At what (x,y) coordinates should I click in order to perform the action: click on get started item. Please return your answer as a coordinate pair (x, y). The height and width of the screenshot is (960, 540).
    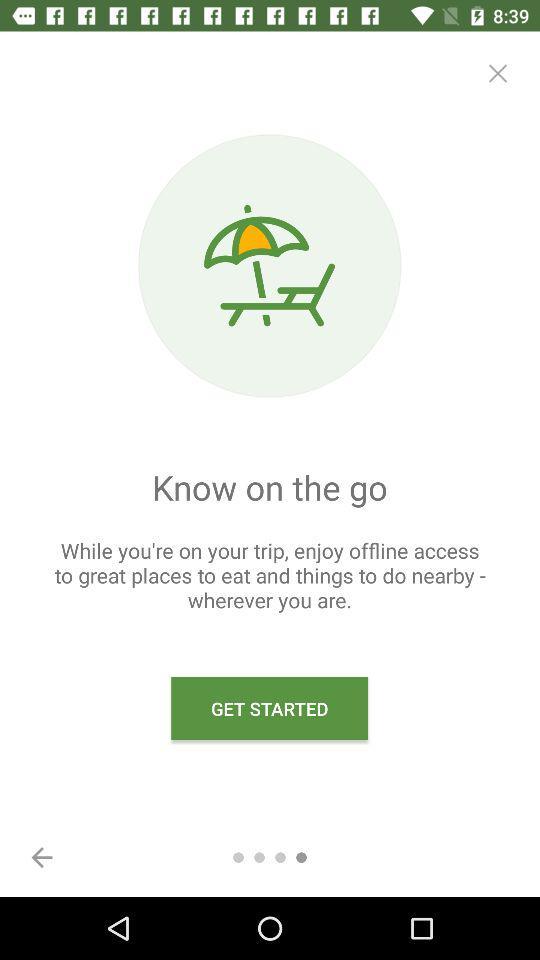
    Looking at the image, I should click on (269, 708).